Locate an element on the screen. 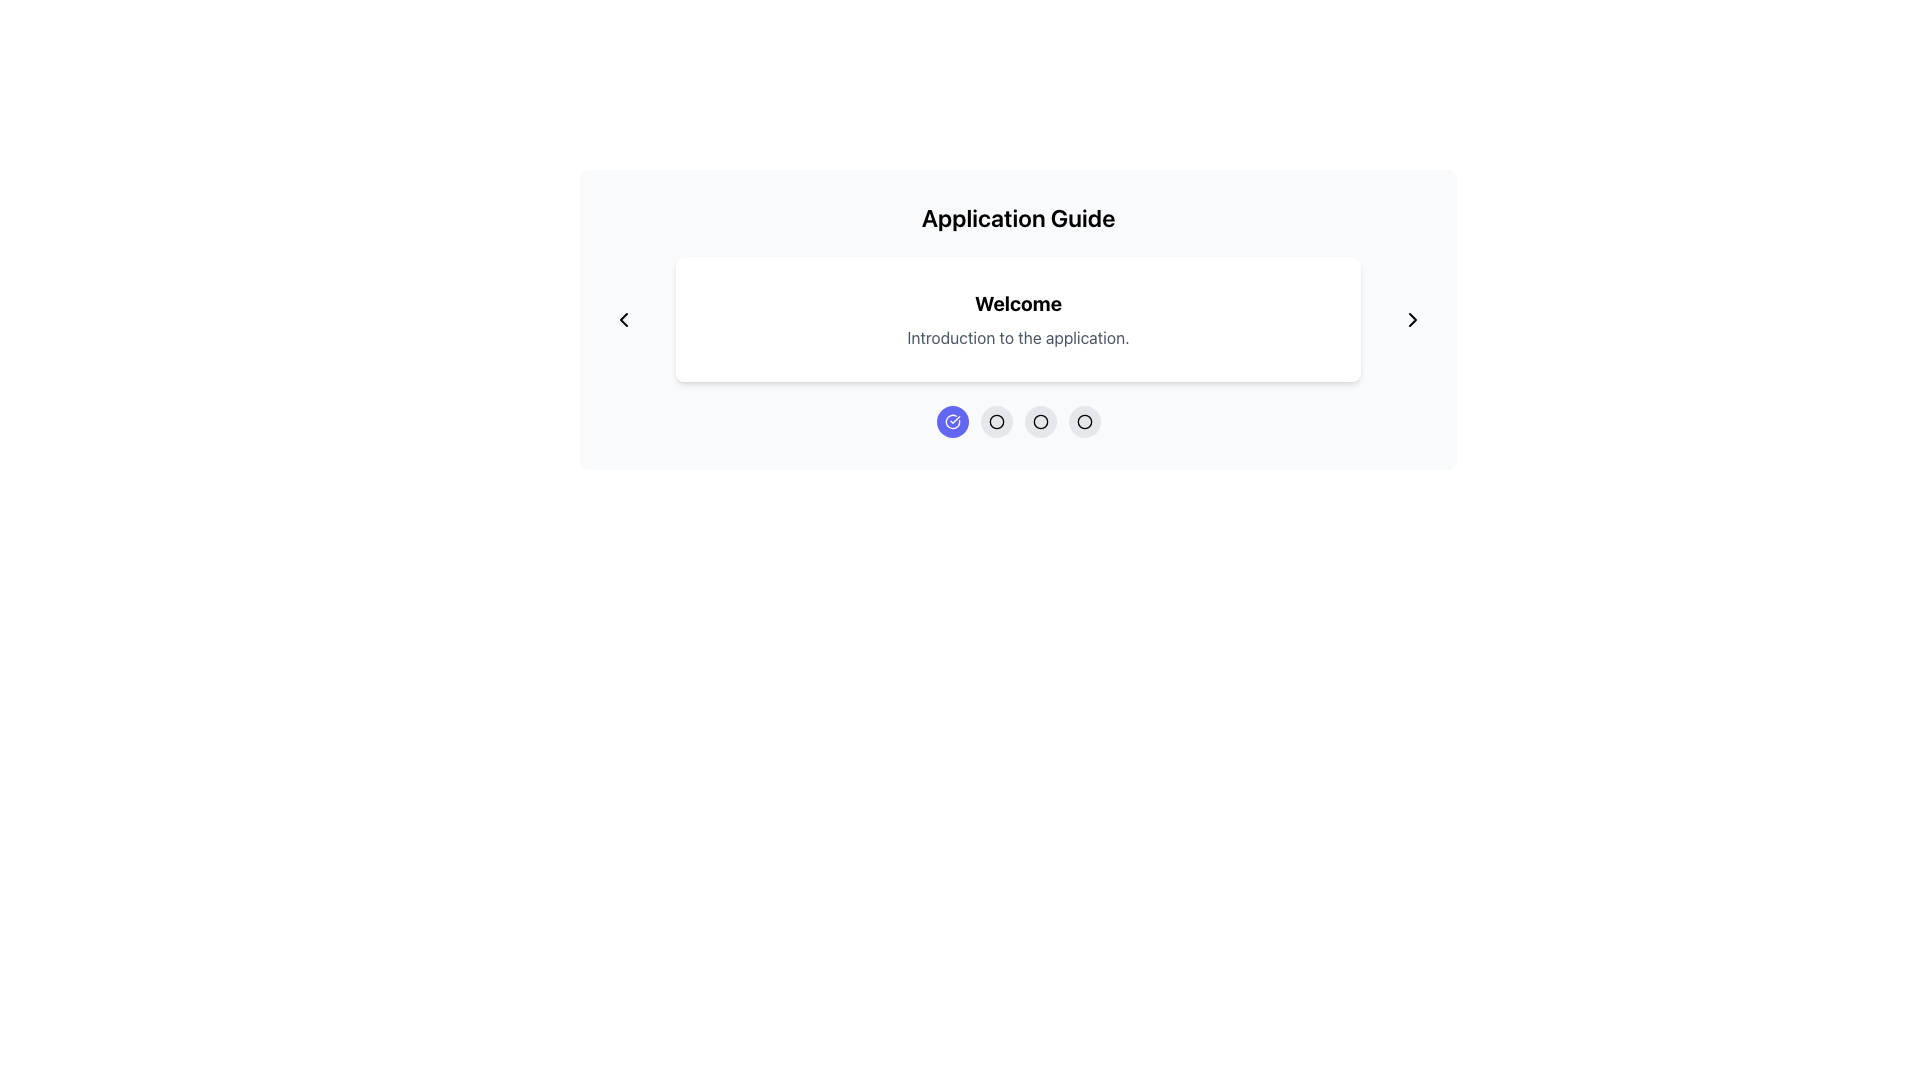 This screenshot has width=1920, height=1080. the glowing progress indicator icon located in the first circle of four at the bottom center of the UI is located at coordinates (951, 420).